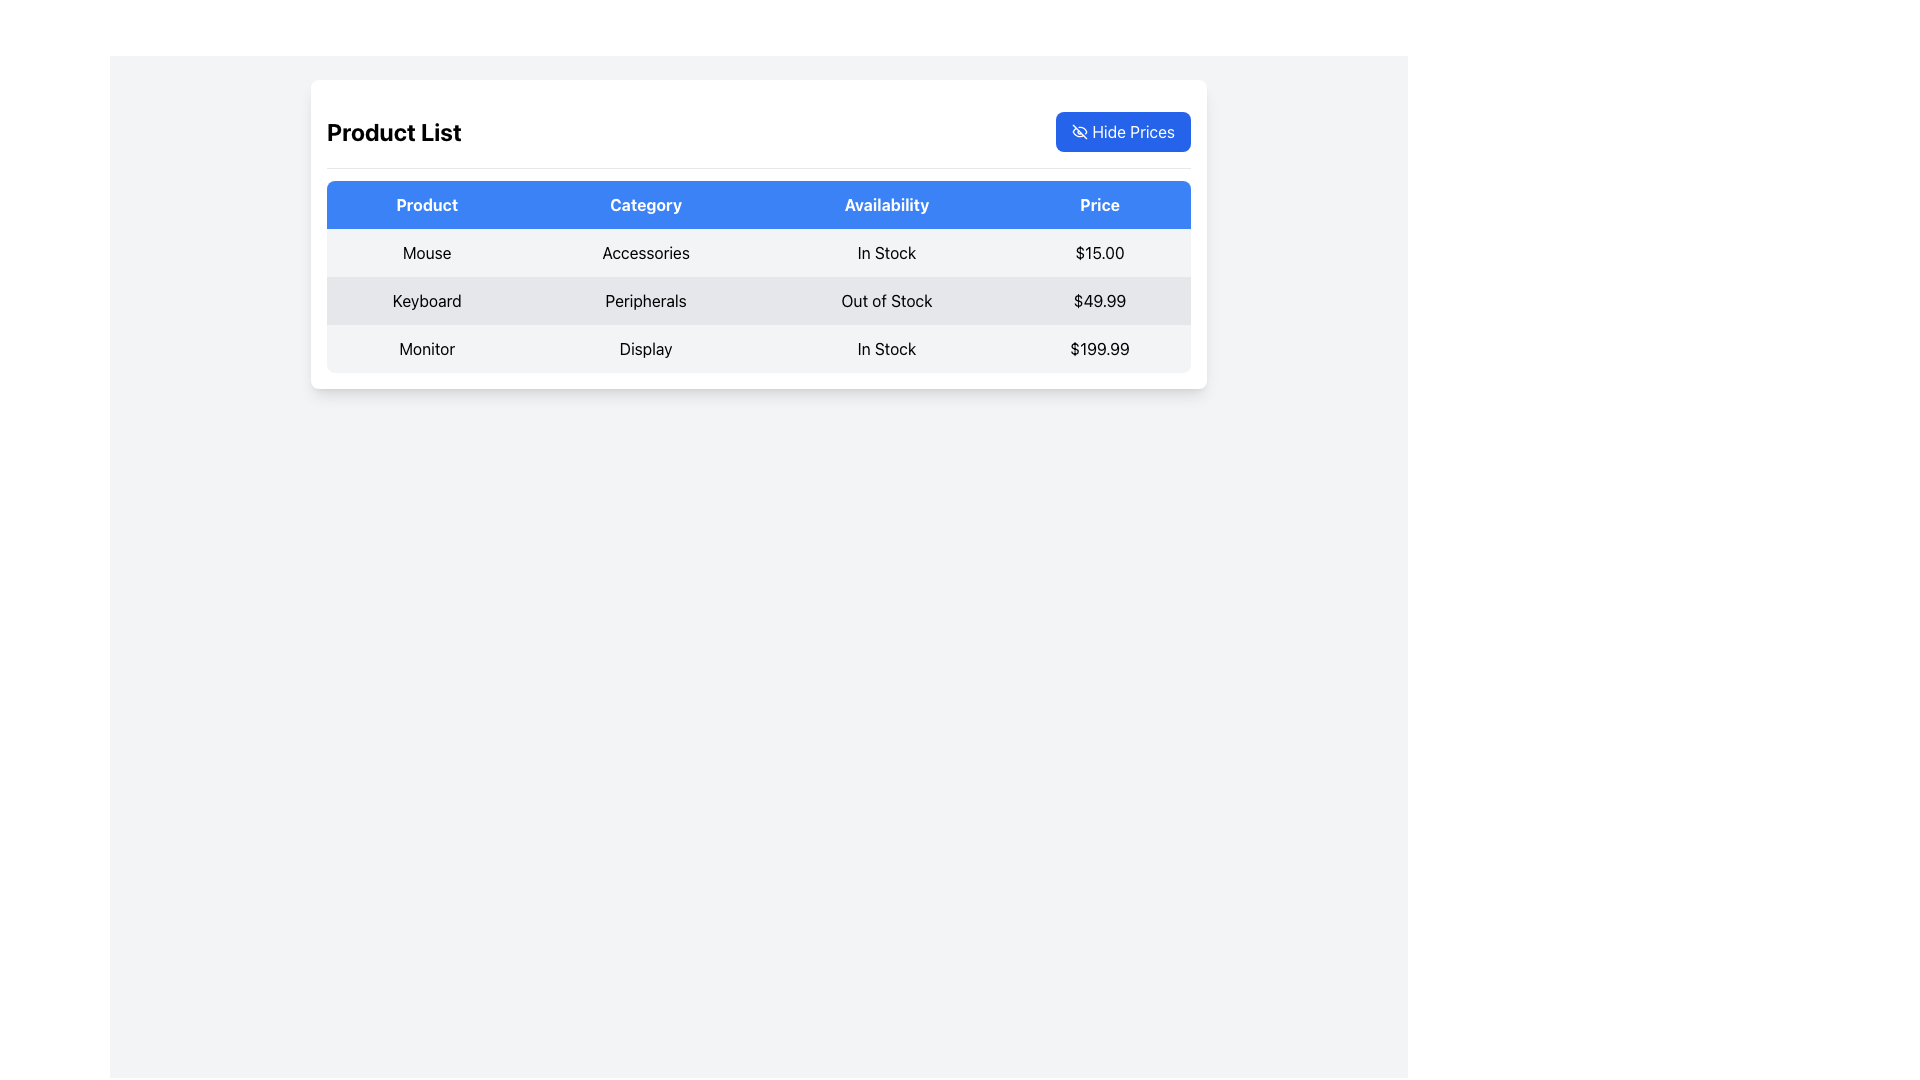 Image resolution: width=1920 pixels, height=1080 pixels. I want to click on the 'Price' header label in the table to emphasize it, which is the last column in the header row indicating price-related information, so click(1098, 204).